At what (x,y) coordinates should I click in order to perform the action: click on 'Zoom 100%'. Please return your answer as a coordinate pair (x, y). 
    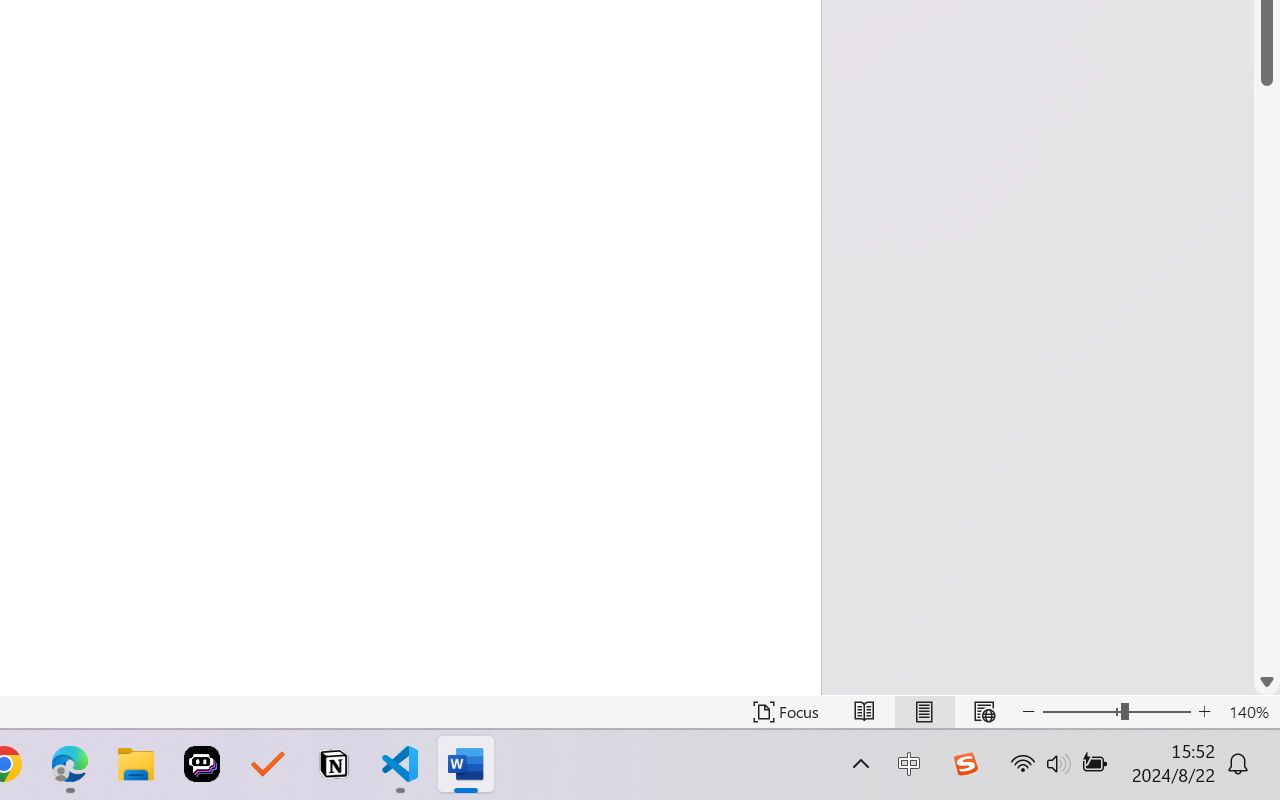
    Looking at the image, I should click on (1233, 743).